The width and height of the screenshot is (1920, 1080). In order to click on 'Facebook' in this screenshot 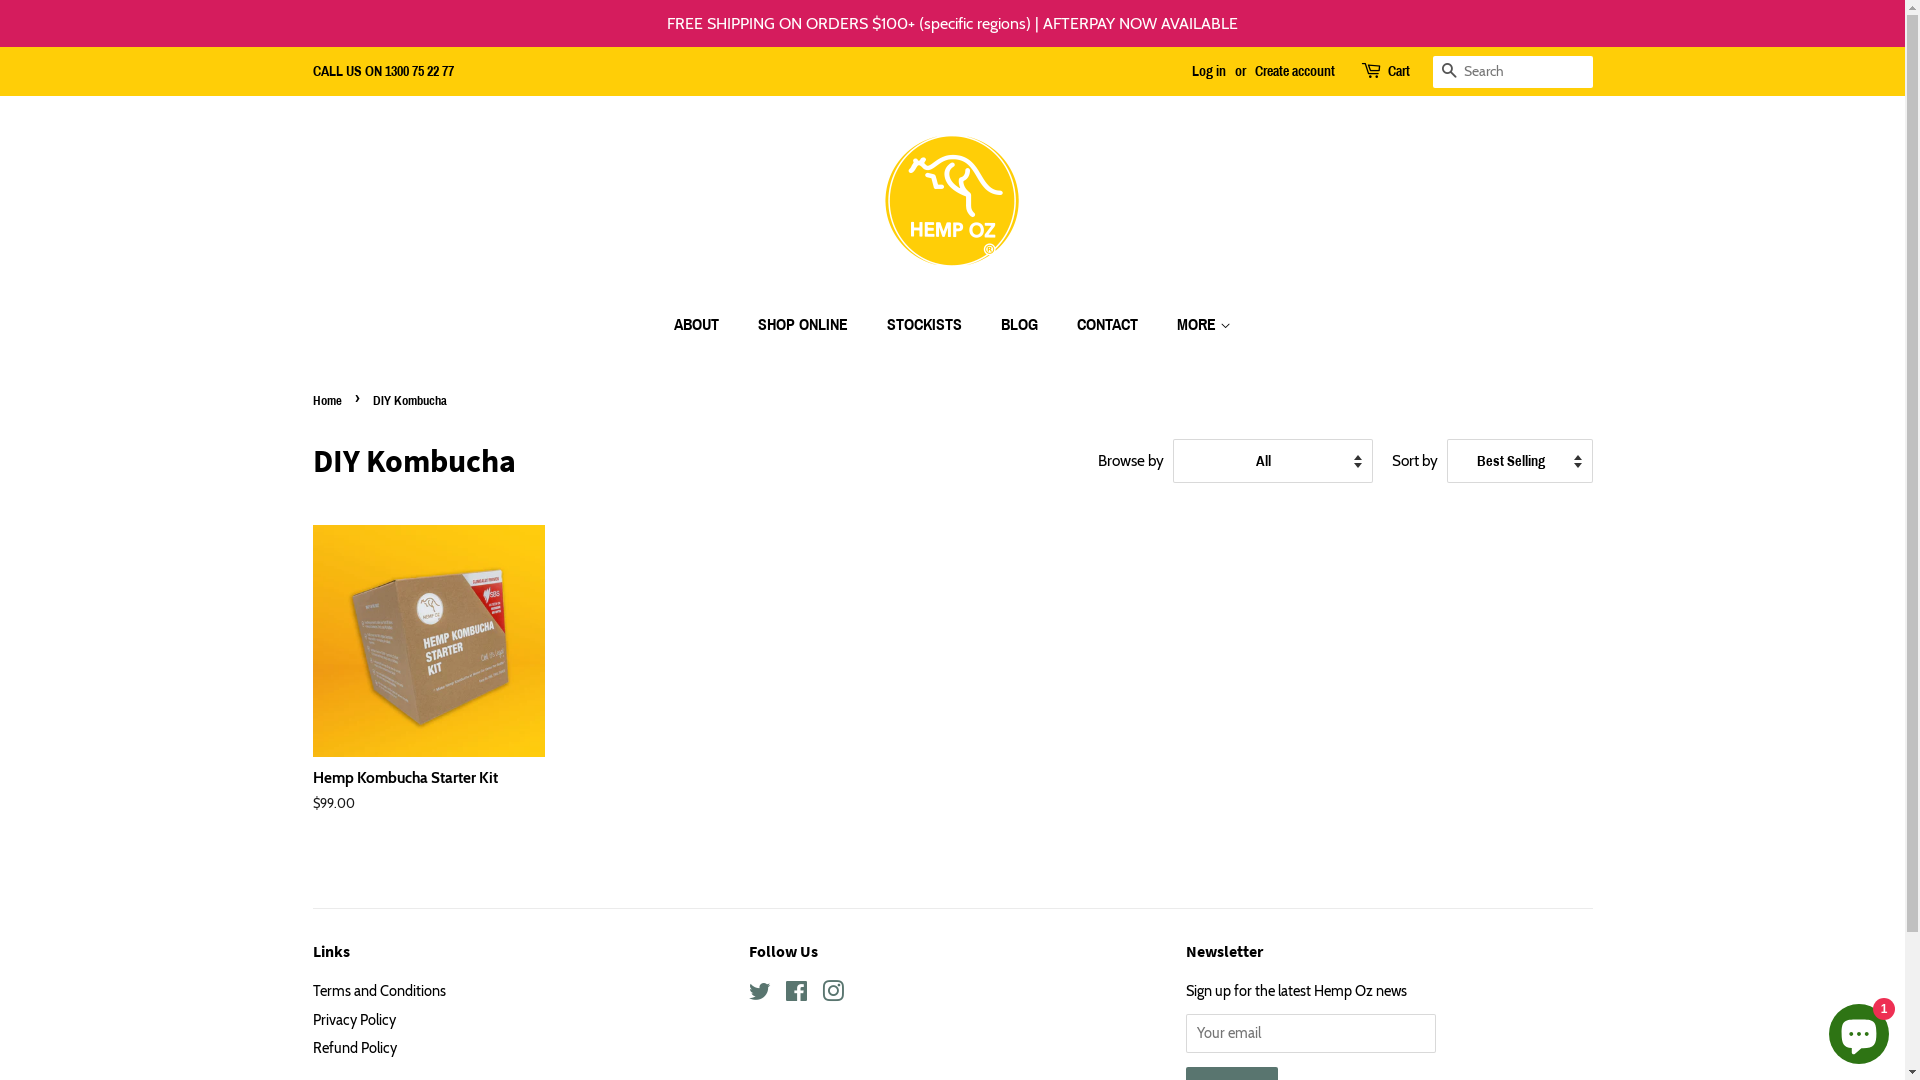, I will do `click(795, 995)`.